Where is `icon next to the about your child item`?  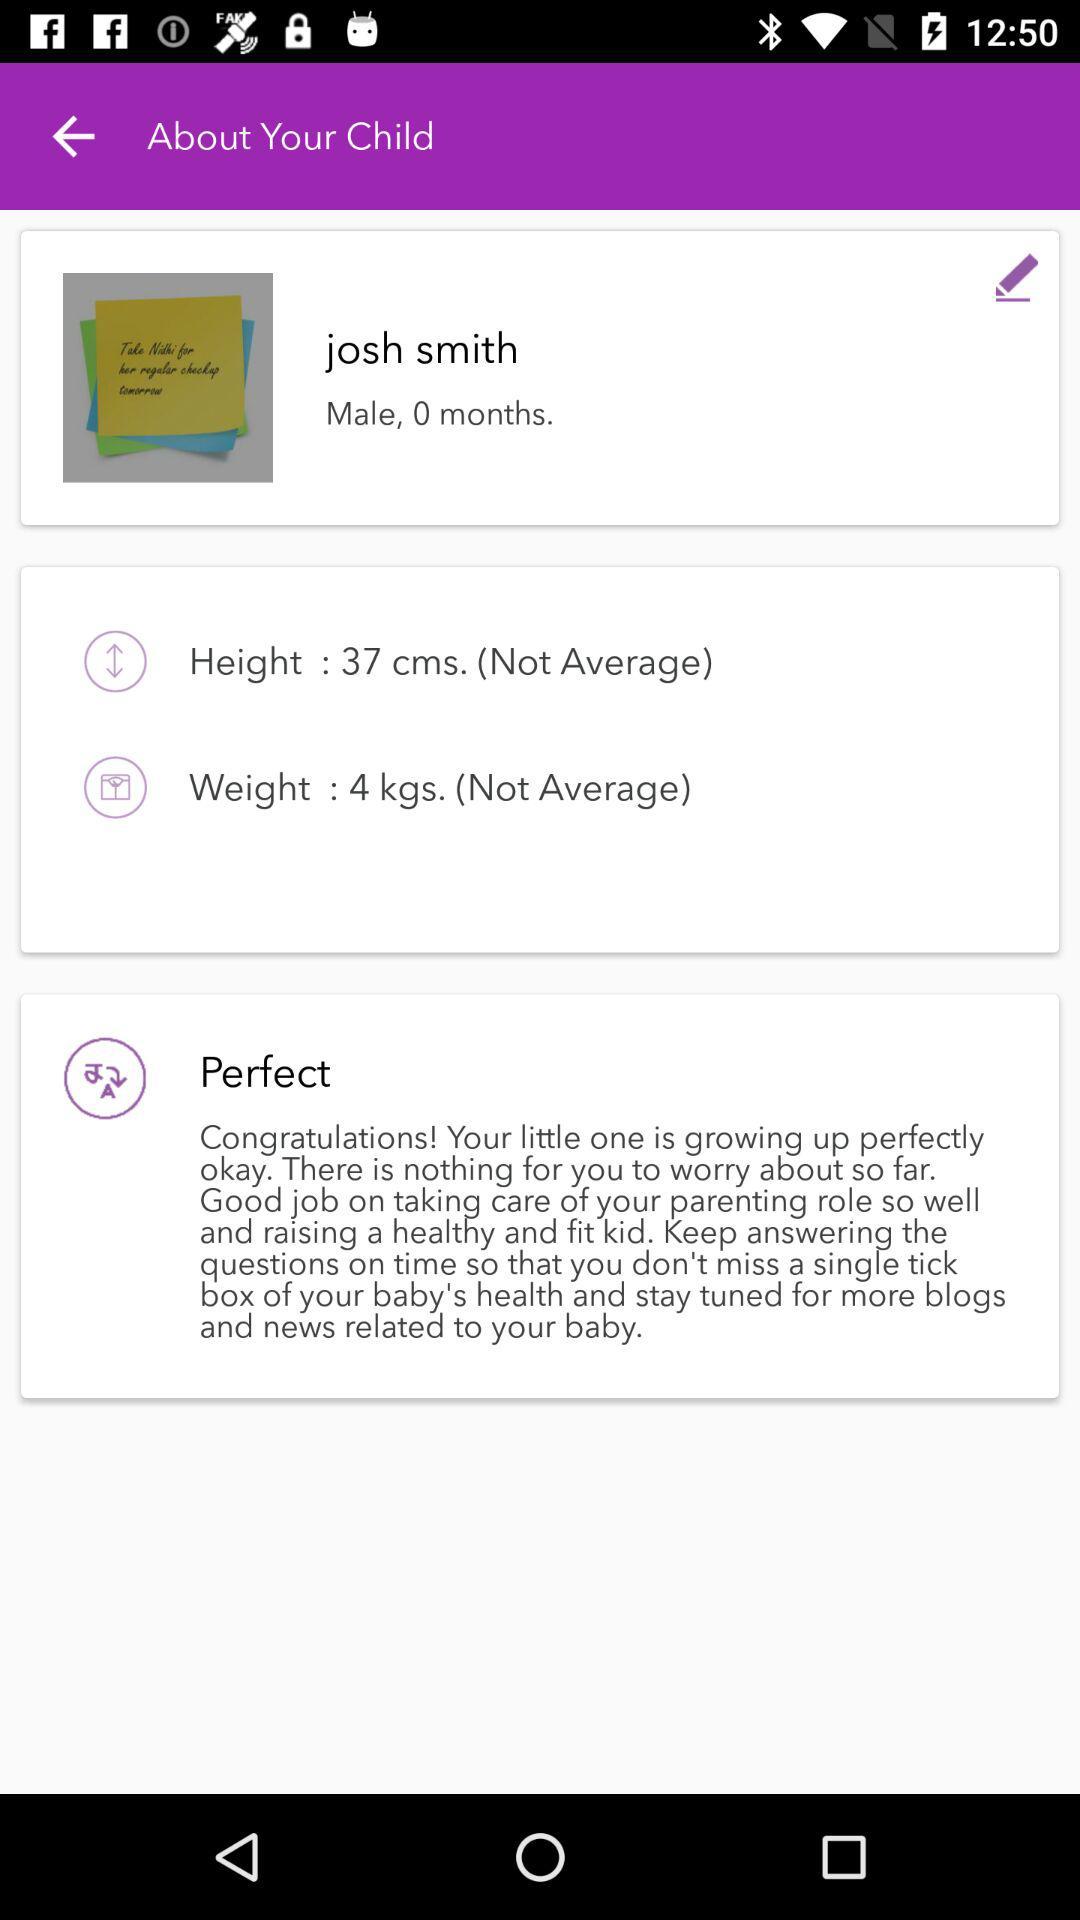 icon next to the about your child item is located at coordinates (72, 135).